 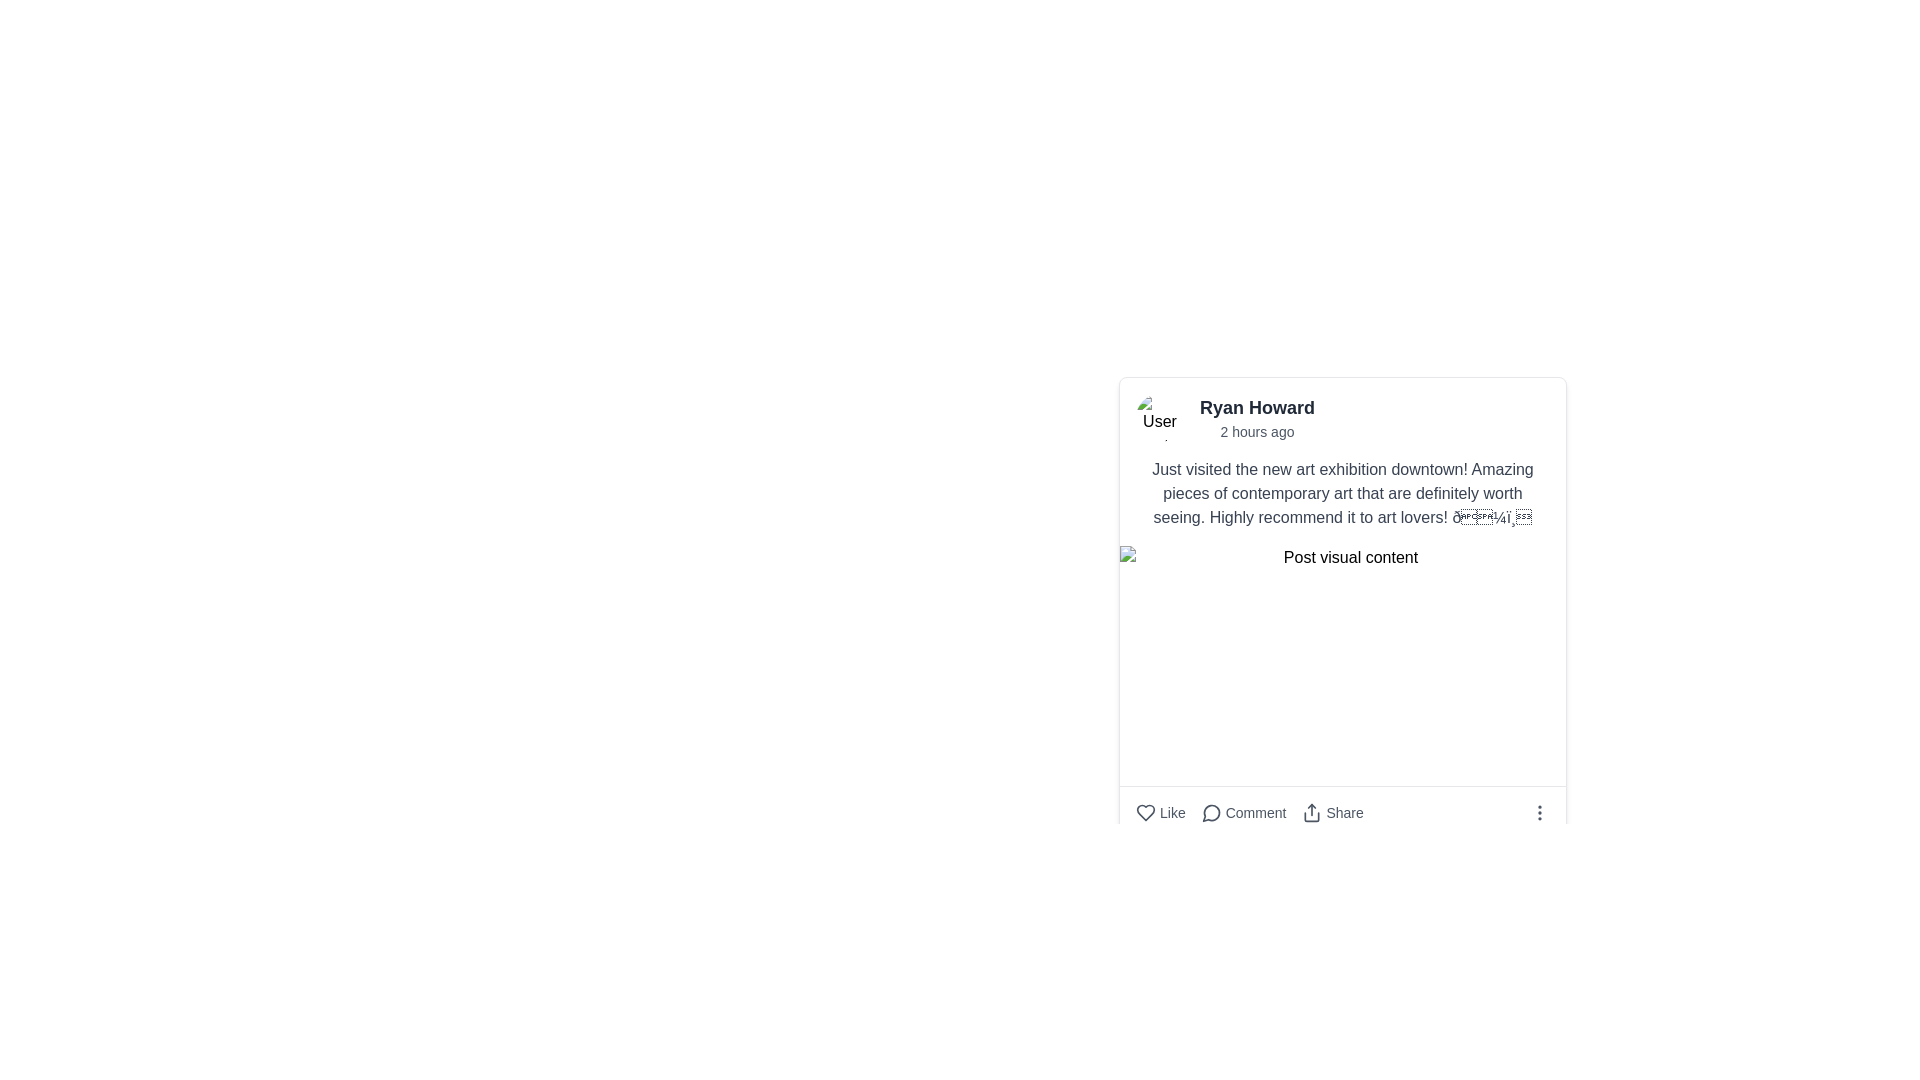 What do you see at coordinates (1312, 813) in the screenshot?
I see `the share icon located in the bottom right corner of the post interface, to the left of the text 'Share'` at bounding box center [1312, 813].